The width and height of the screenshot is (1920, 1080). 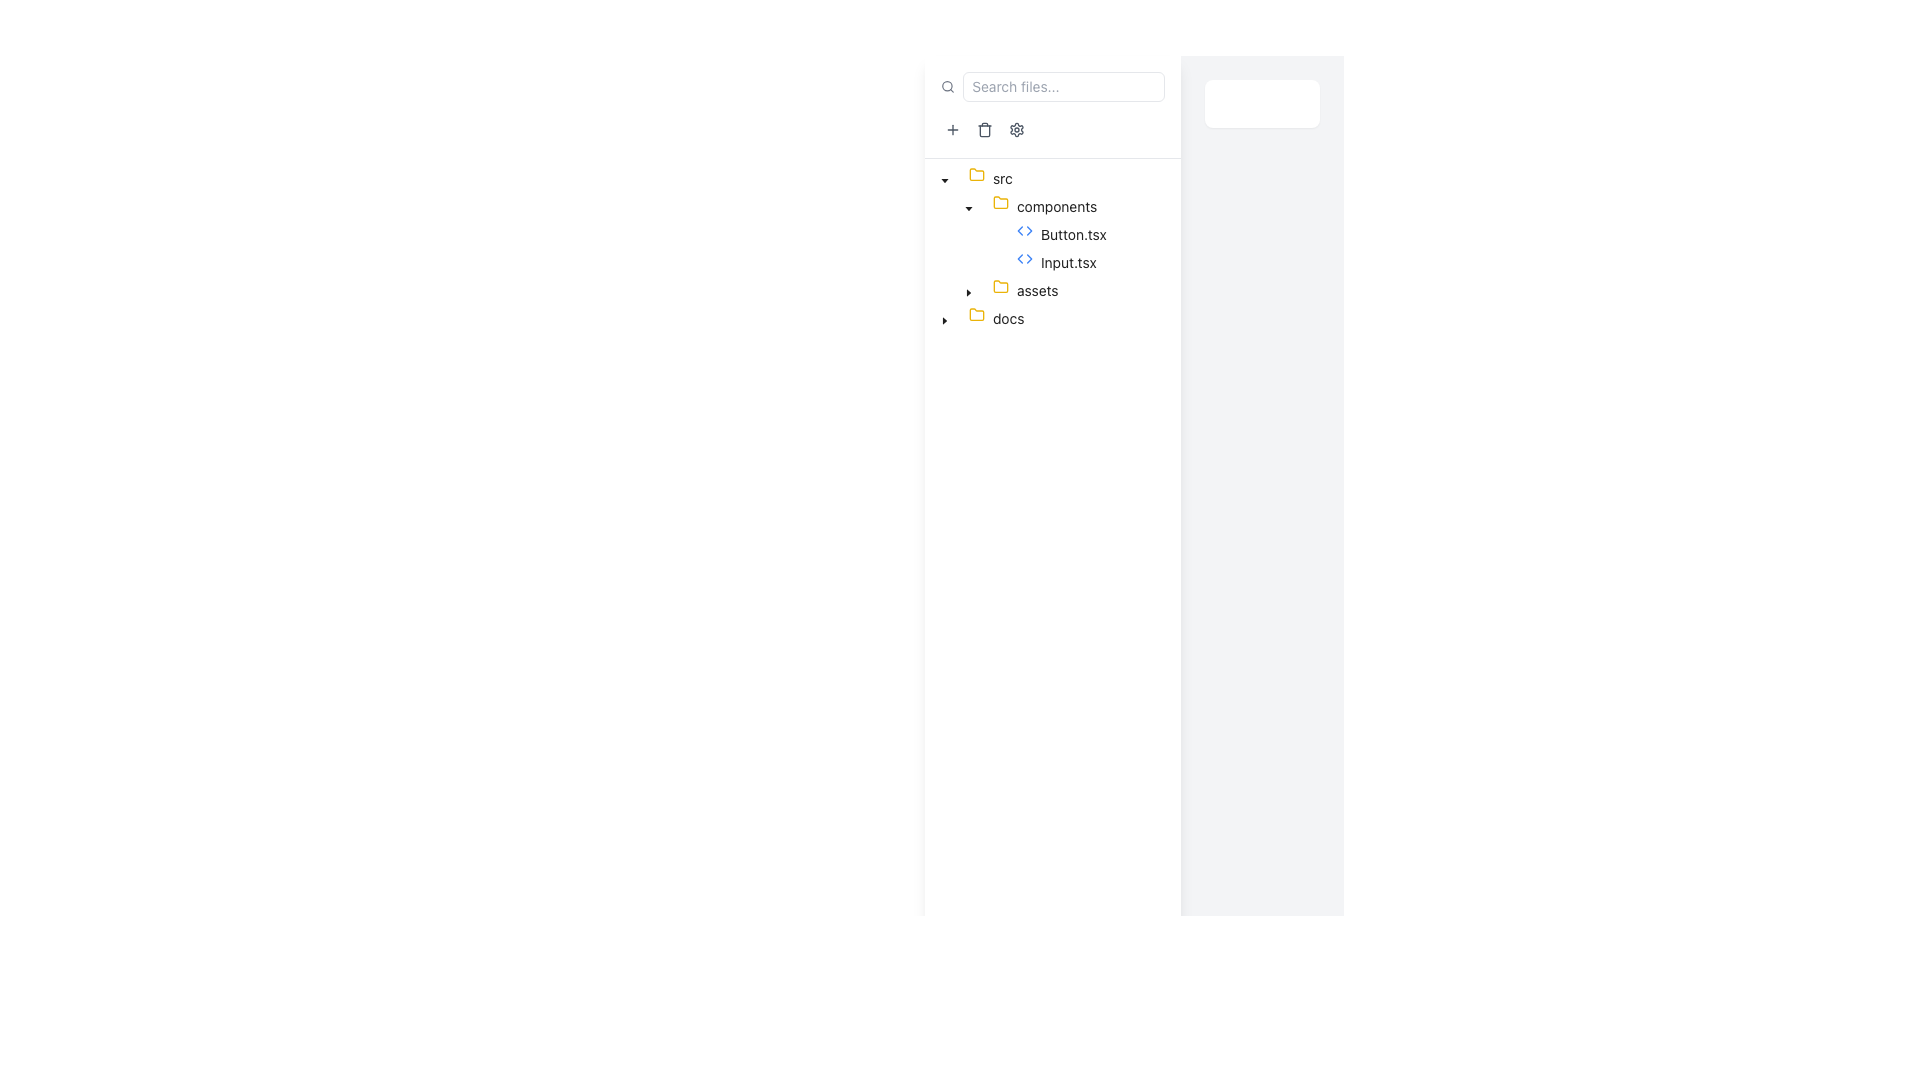 What do you see at coordinates (952, 130) in the screenshot?
I see `the centrally located icon button in the file explorer interface` at bounding box center [952, 130].